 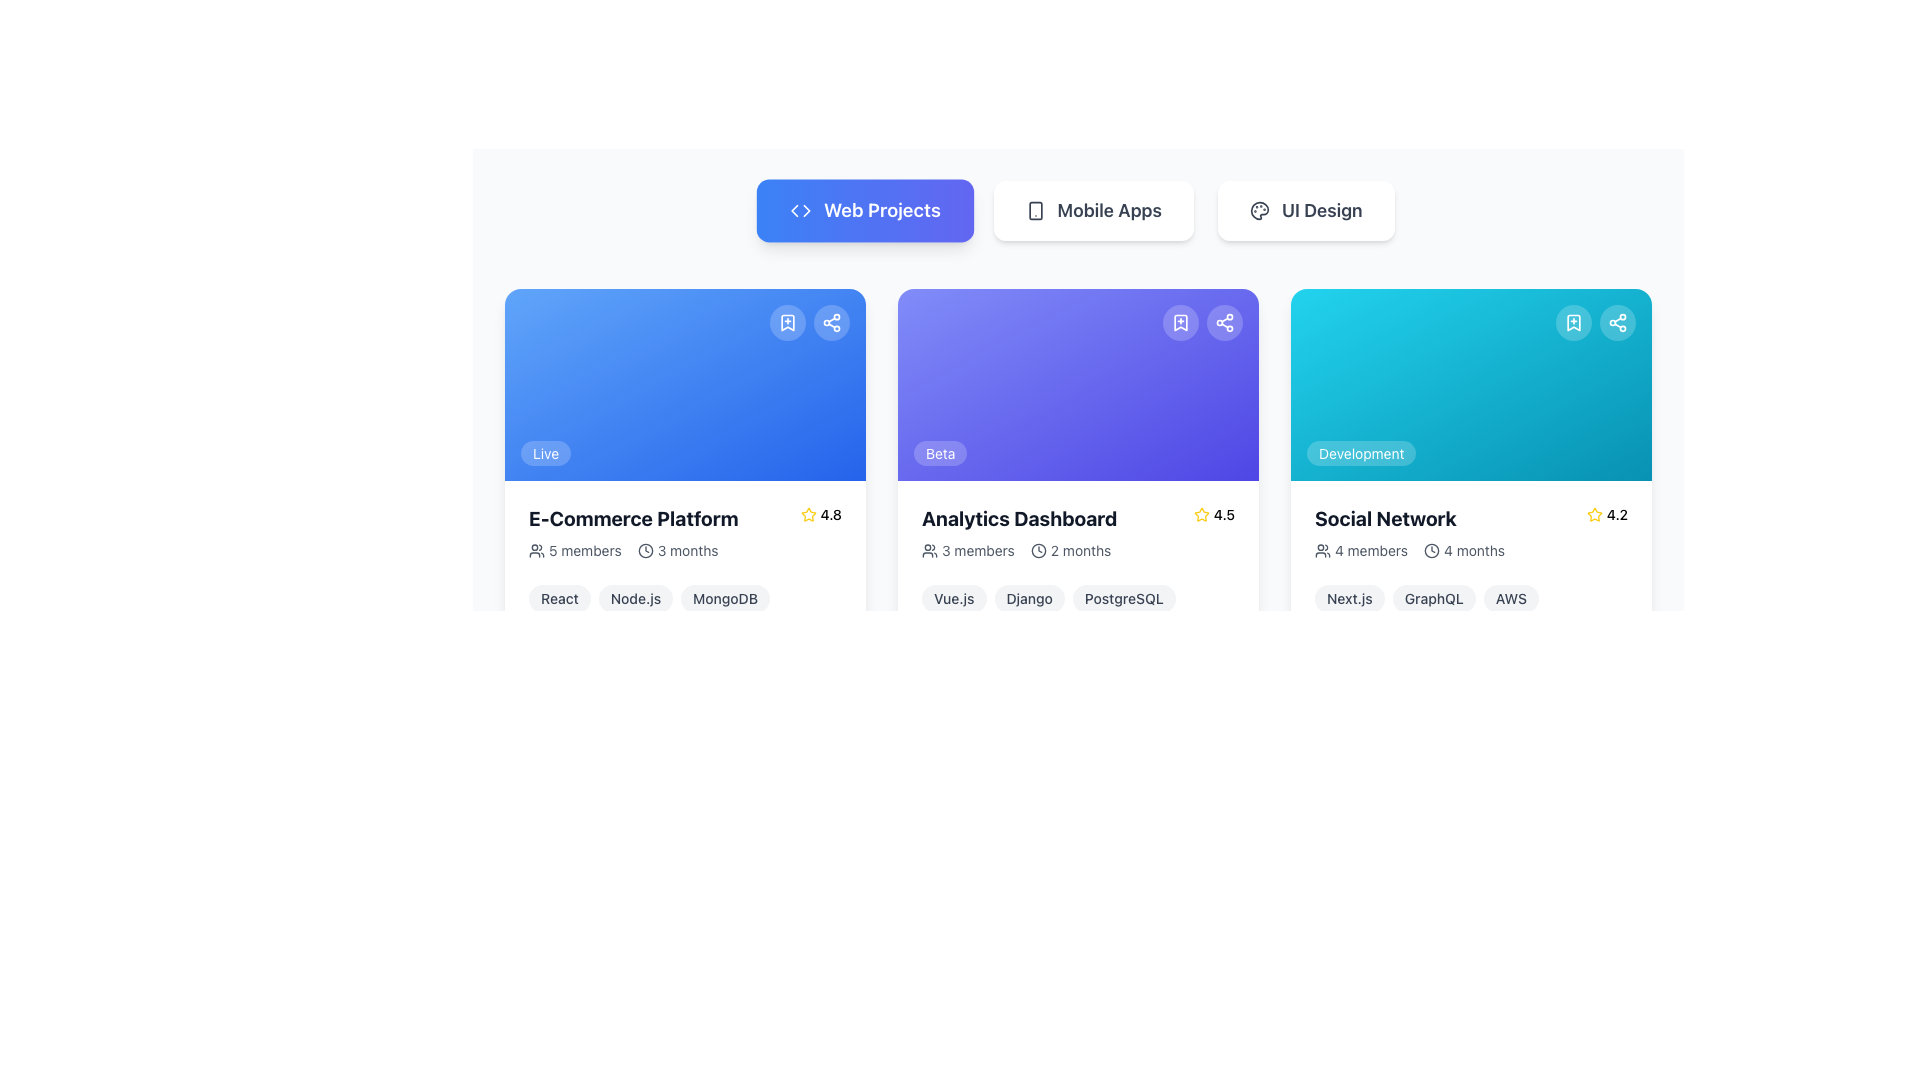 What do you see at coordinates (574, 551) in the screenshot?
I see `the text label '5 members' with the accompanying group icon, located within the first card under the 'Web Projects' tab, positioned to the left of '3 months' and below the card title 'E-Commerce Platform'` at bounding box center [574, 551].